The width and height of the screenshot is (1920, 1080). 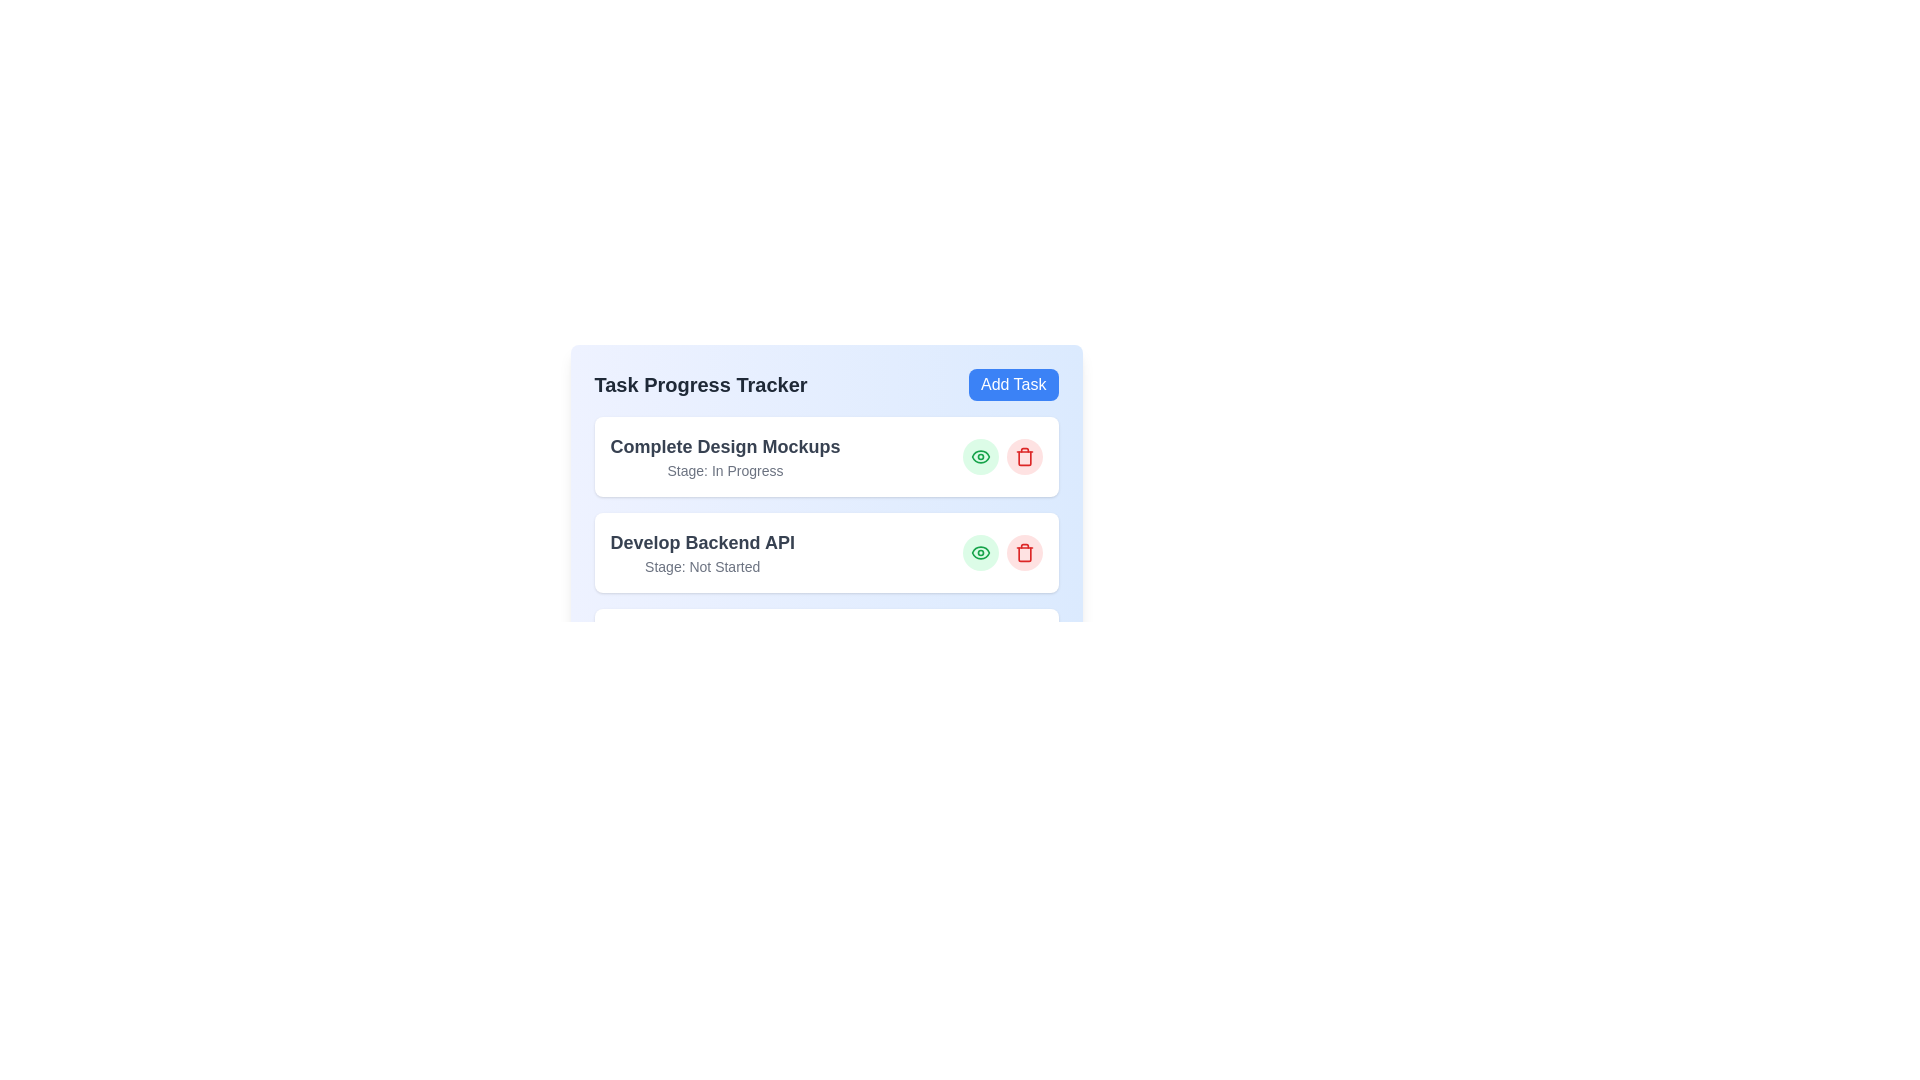 What do you see at coordinates (1024, 456) in the screenshot?
I see `the 'Trash' button for the task Complete Design Mockups` at bounding box center [1024, 456].